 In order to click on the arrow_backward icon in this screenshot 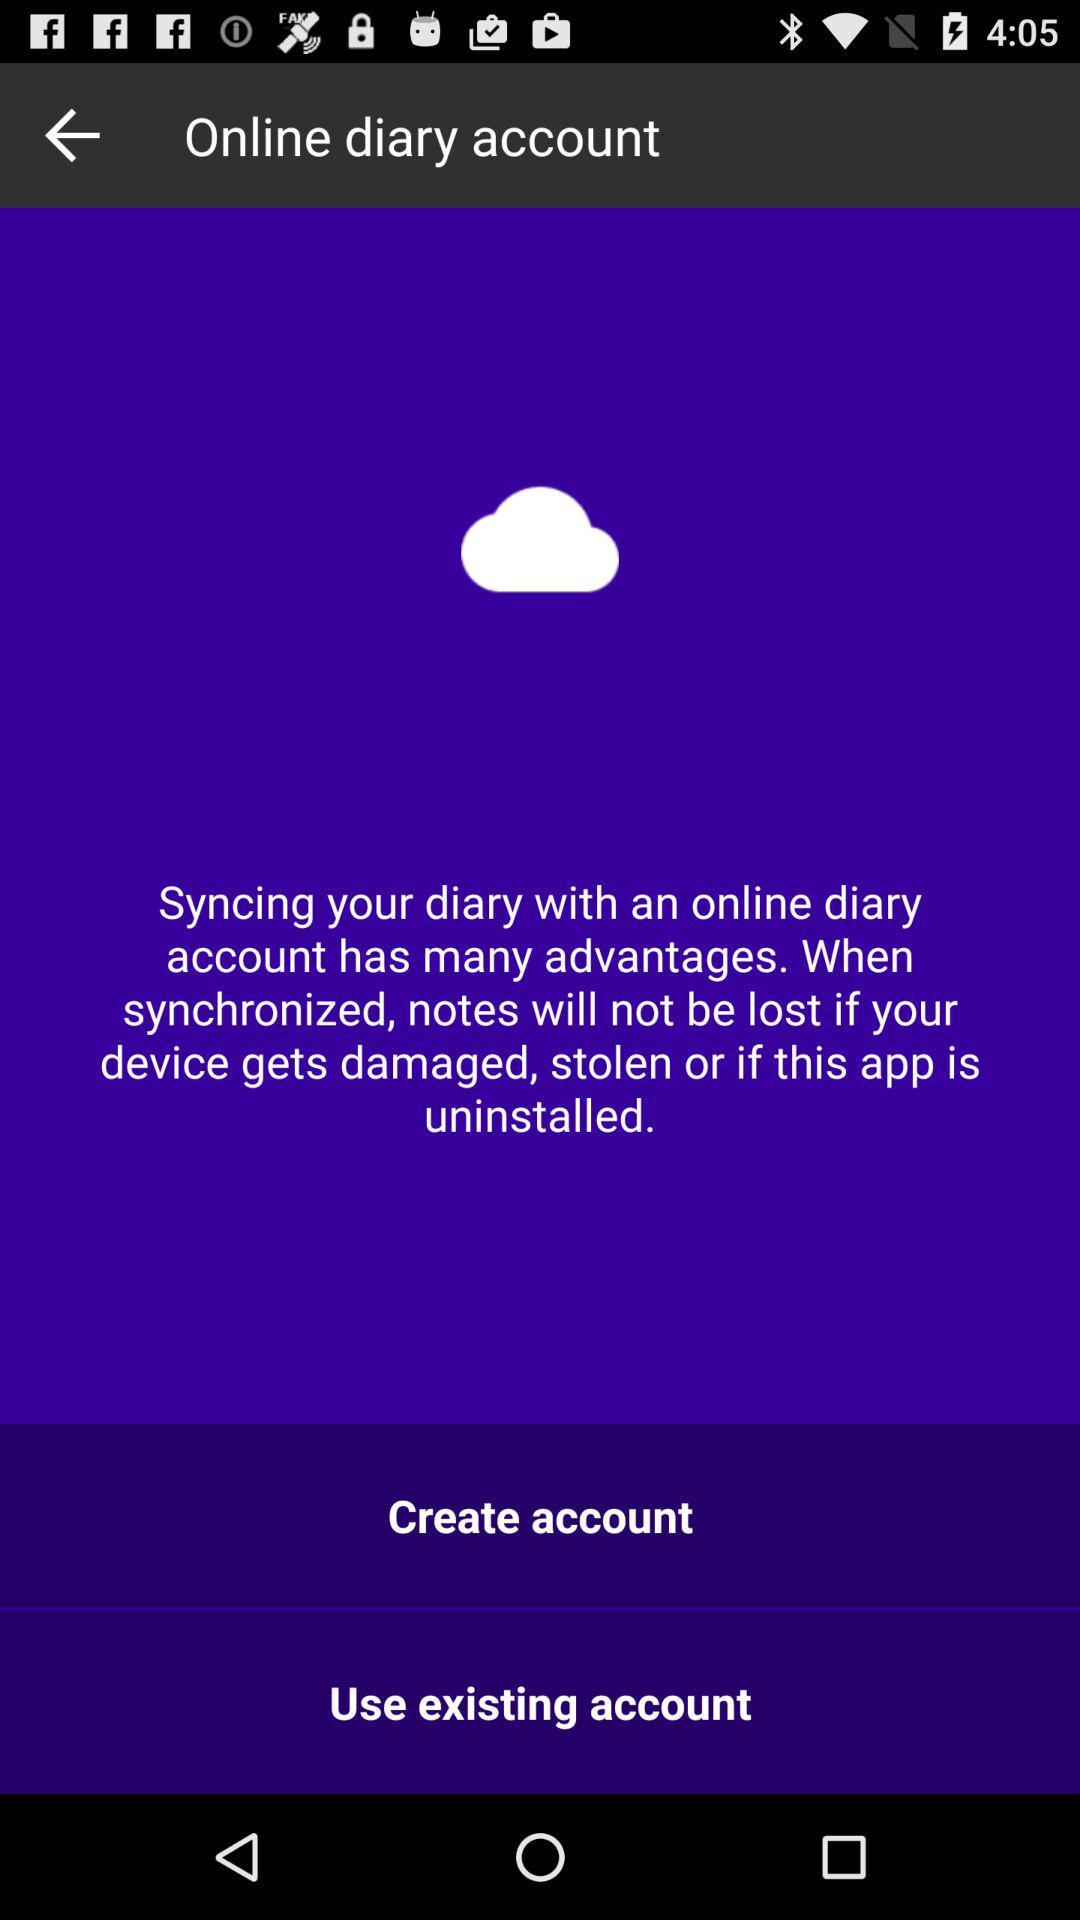, I will do `click(77, 143)`.